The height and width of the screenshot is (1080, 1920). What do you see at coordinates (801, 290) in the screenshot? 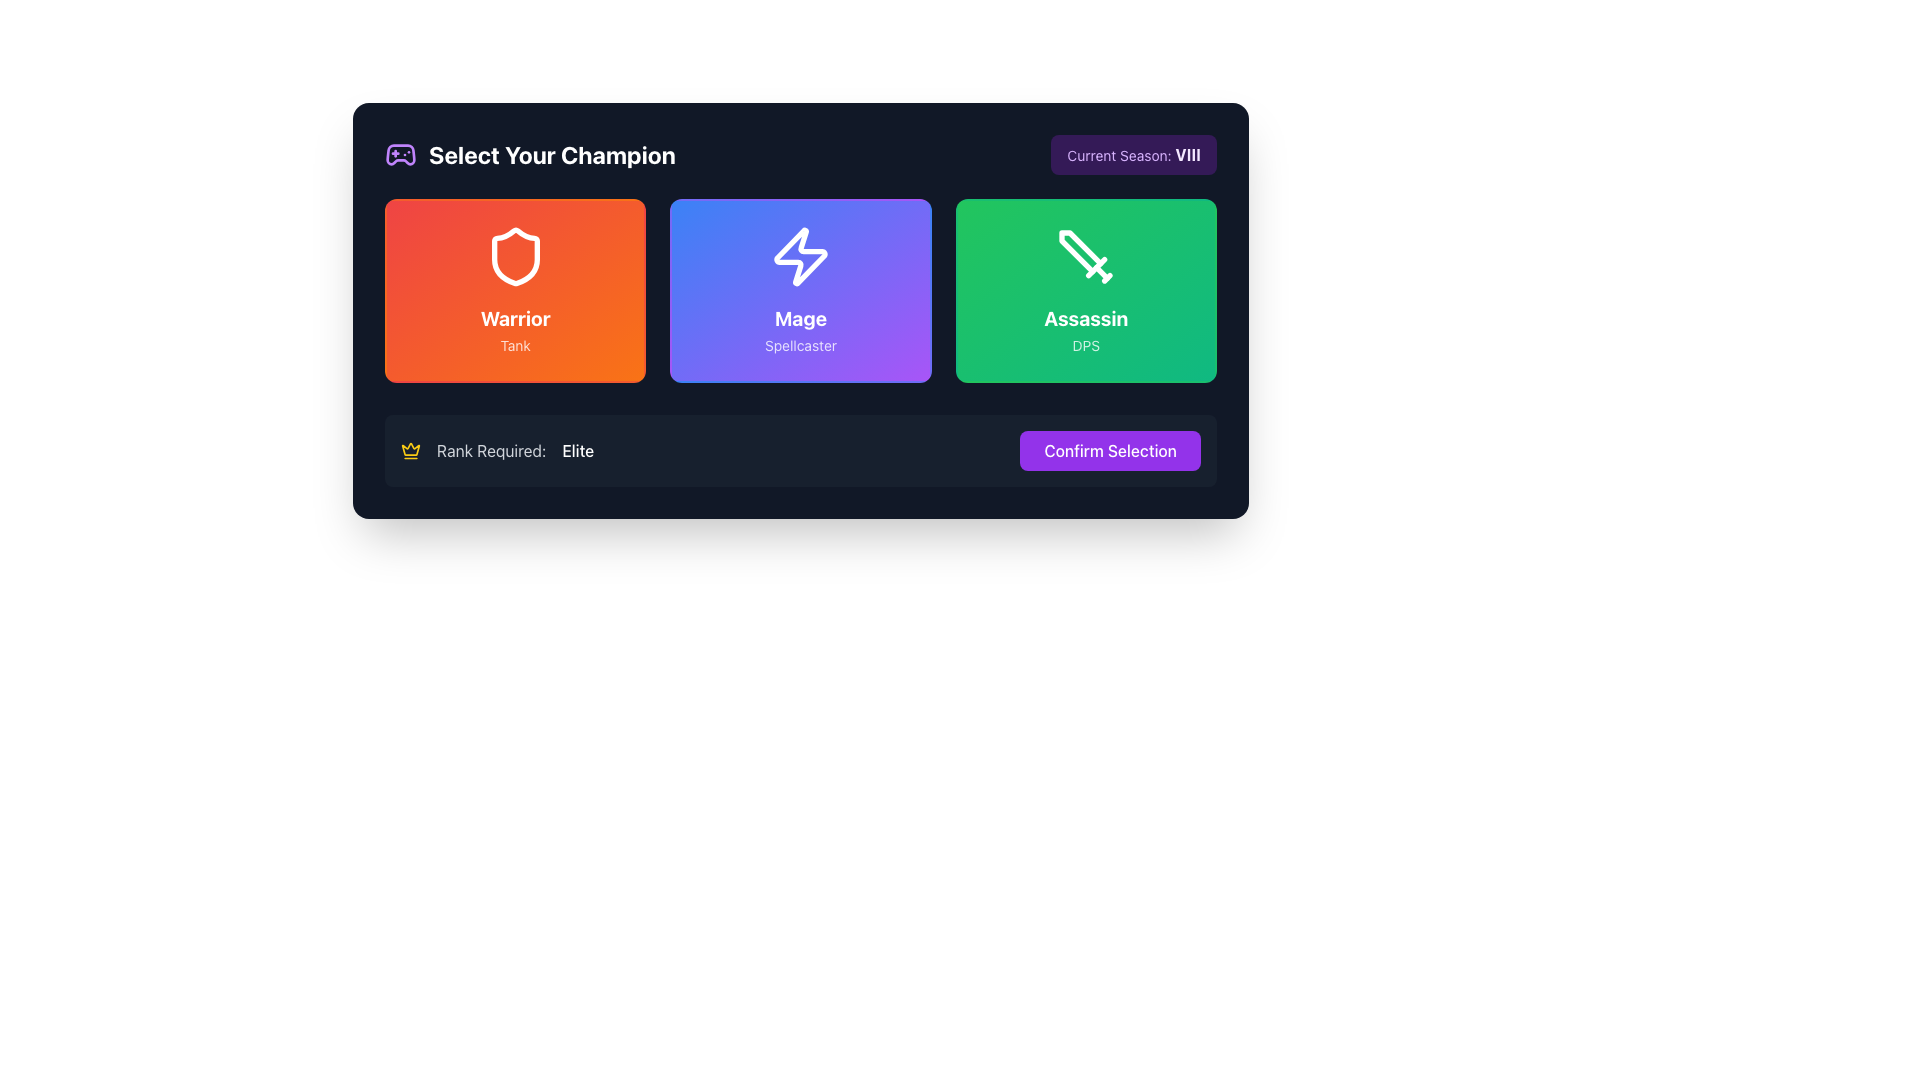
I see `the selectable card featuring a lightning bolt icon and the text 'Mage' and 'Spellcaster', which is the second option in a three-item layout` at bounding box center [801, 290].